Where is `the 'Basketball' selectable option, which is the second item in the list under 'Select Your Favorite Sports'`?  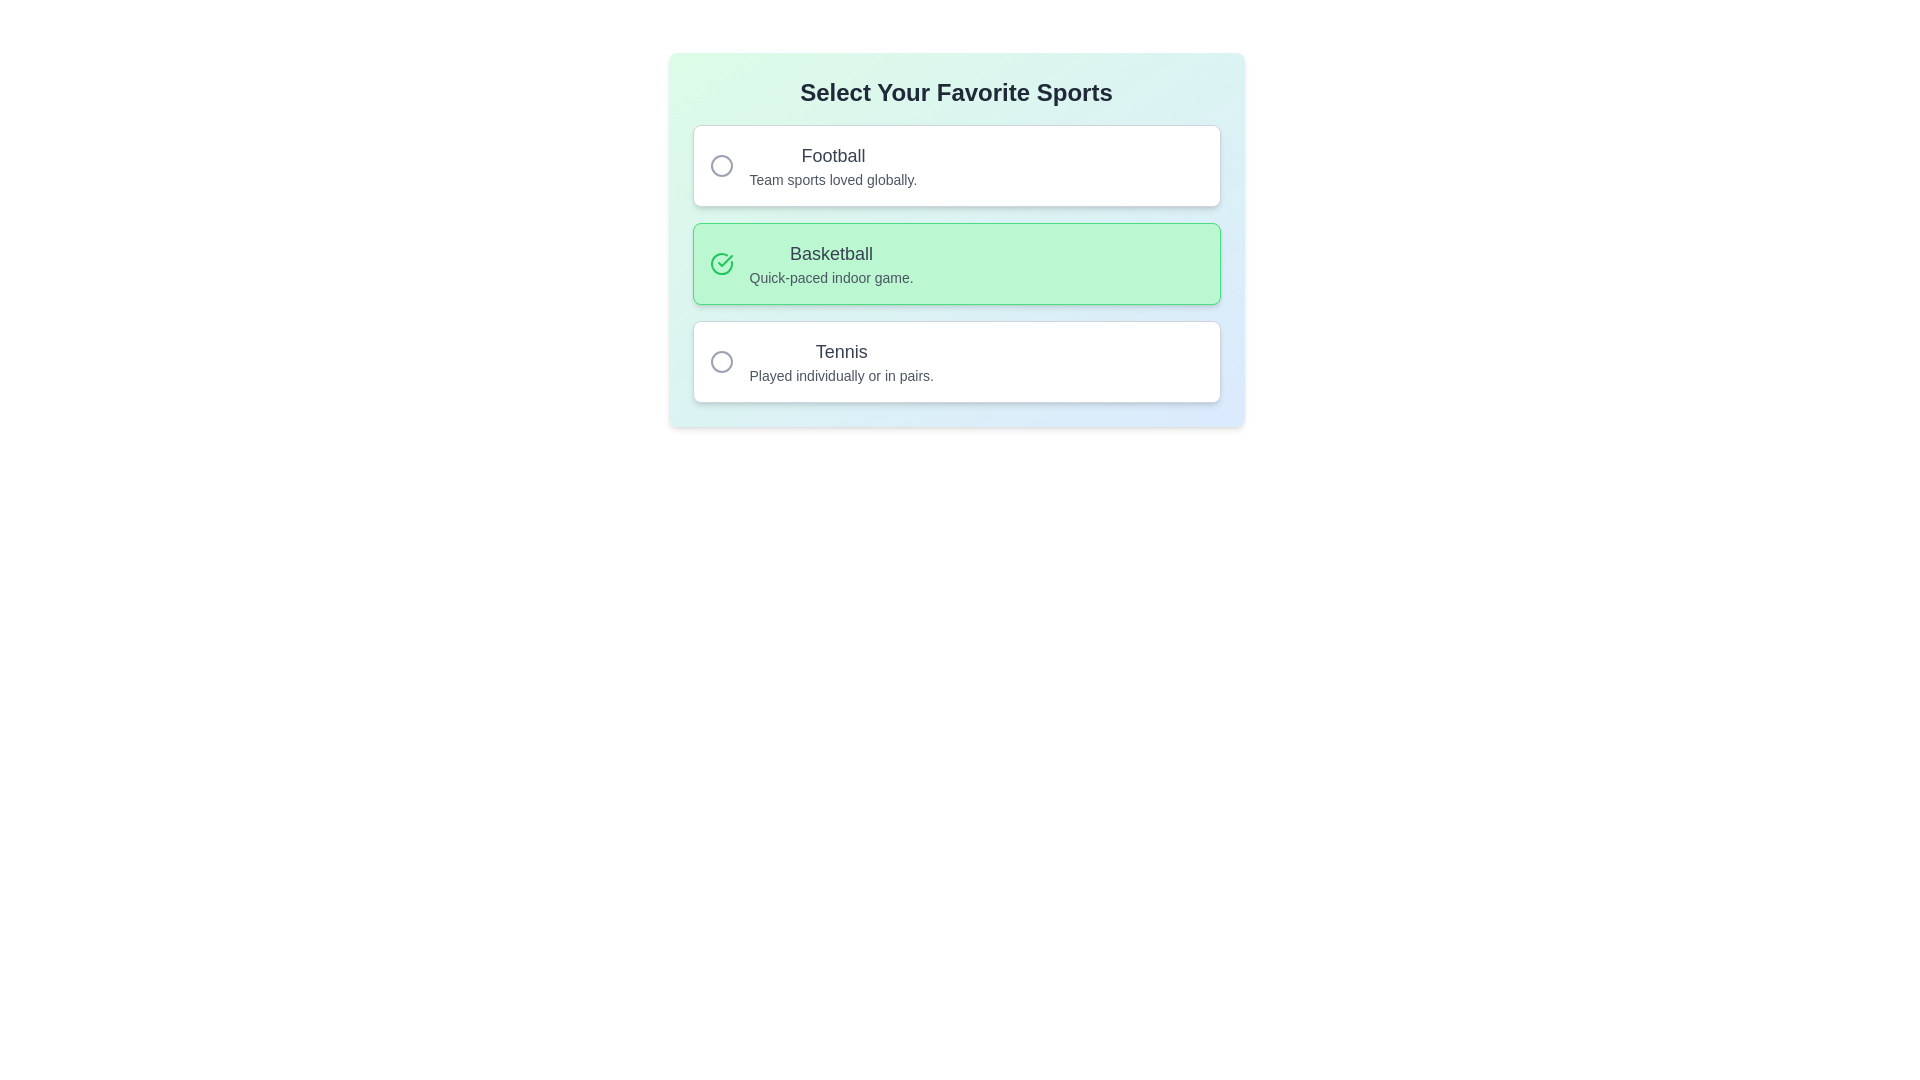 the 'Basketball' selectable option, which is the second item in the list under 'Select Your Favorite Sports' is located at coordinates (955, 262).